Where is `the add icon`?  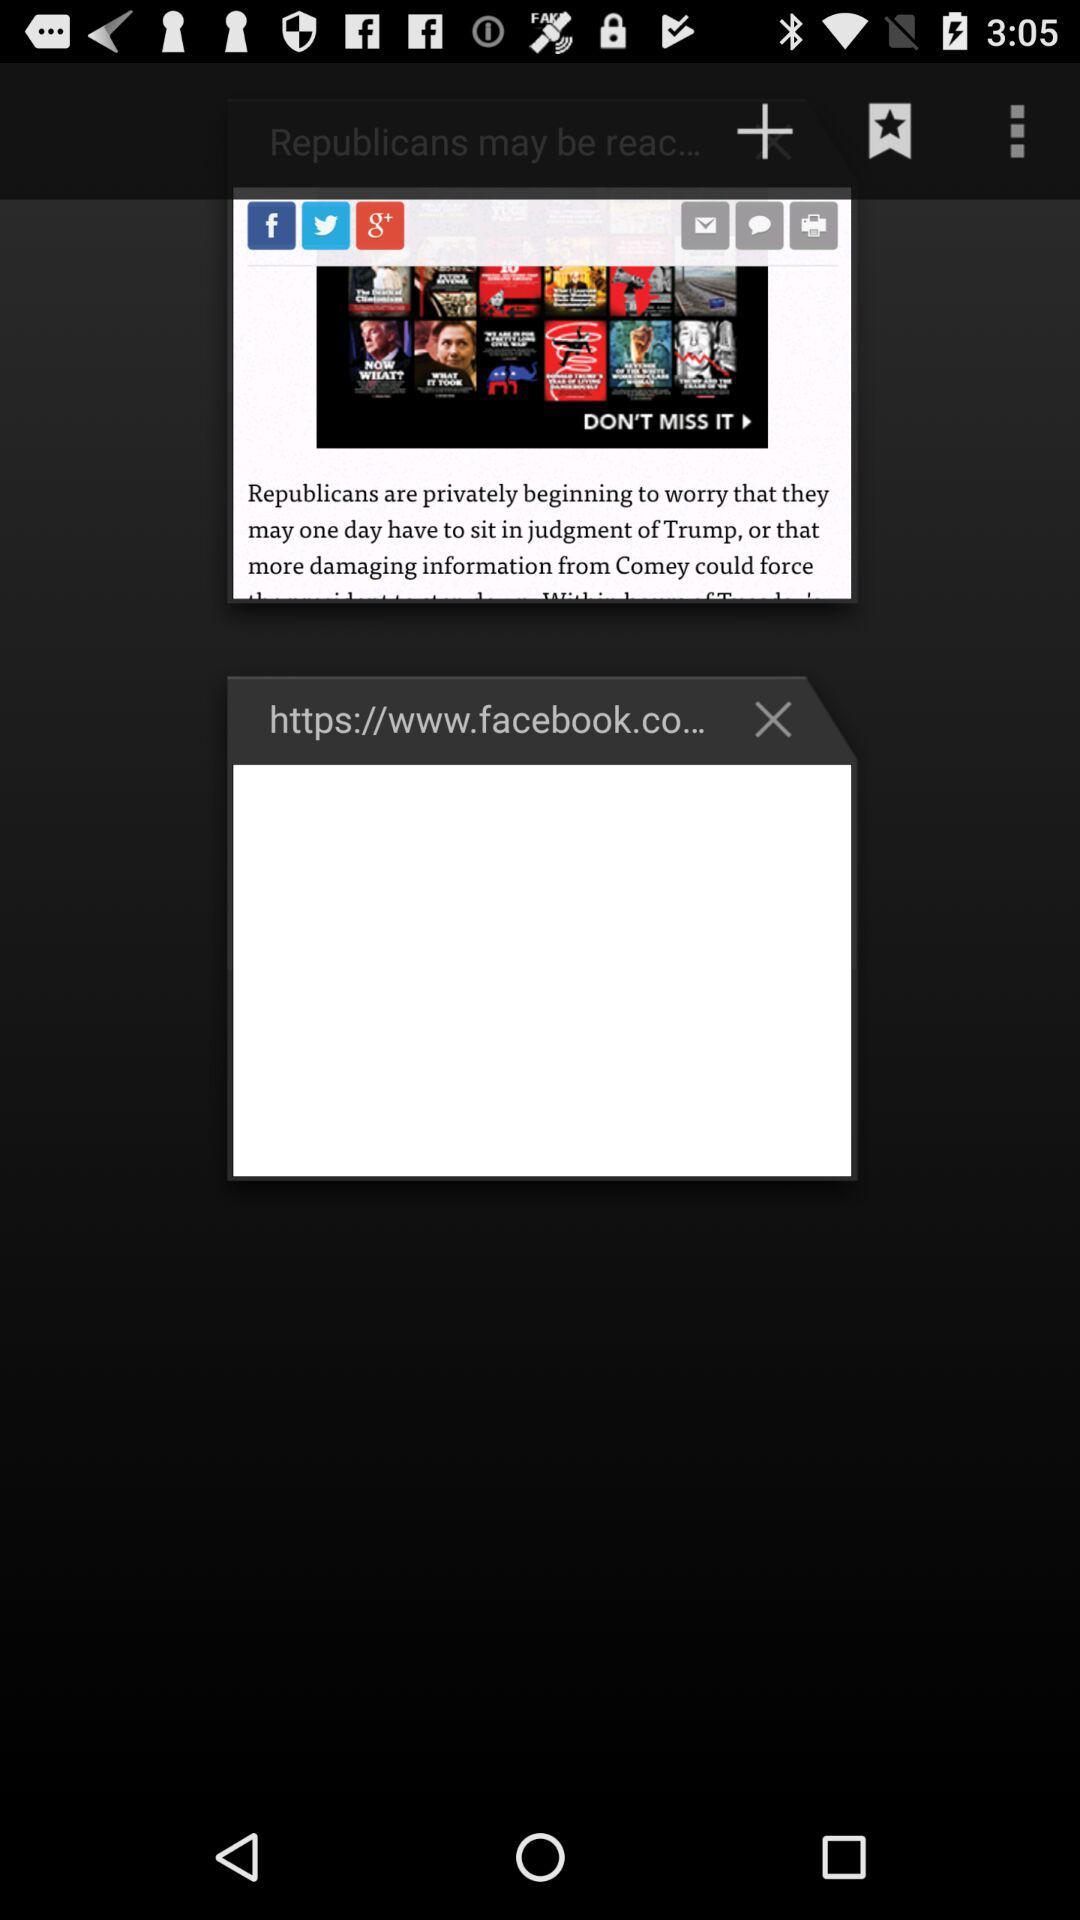 the add icon is located at coordinates (764, 139).